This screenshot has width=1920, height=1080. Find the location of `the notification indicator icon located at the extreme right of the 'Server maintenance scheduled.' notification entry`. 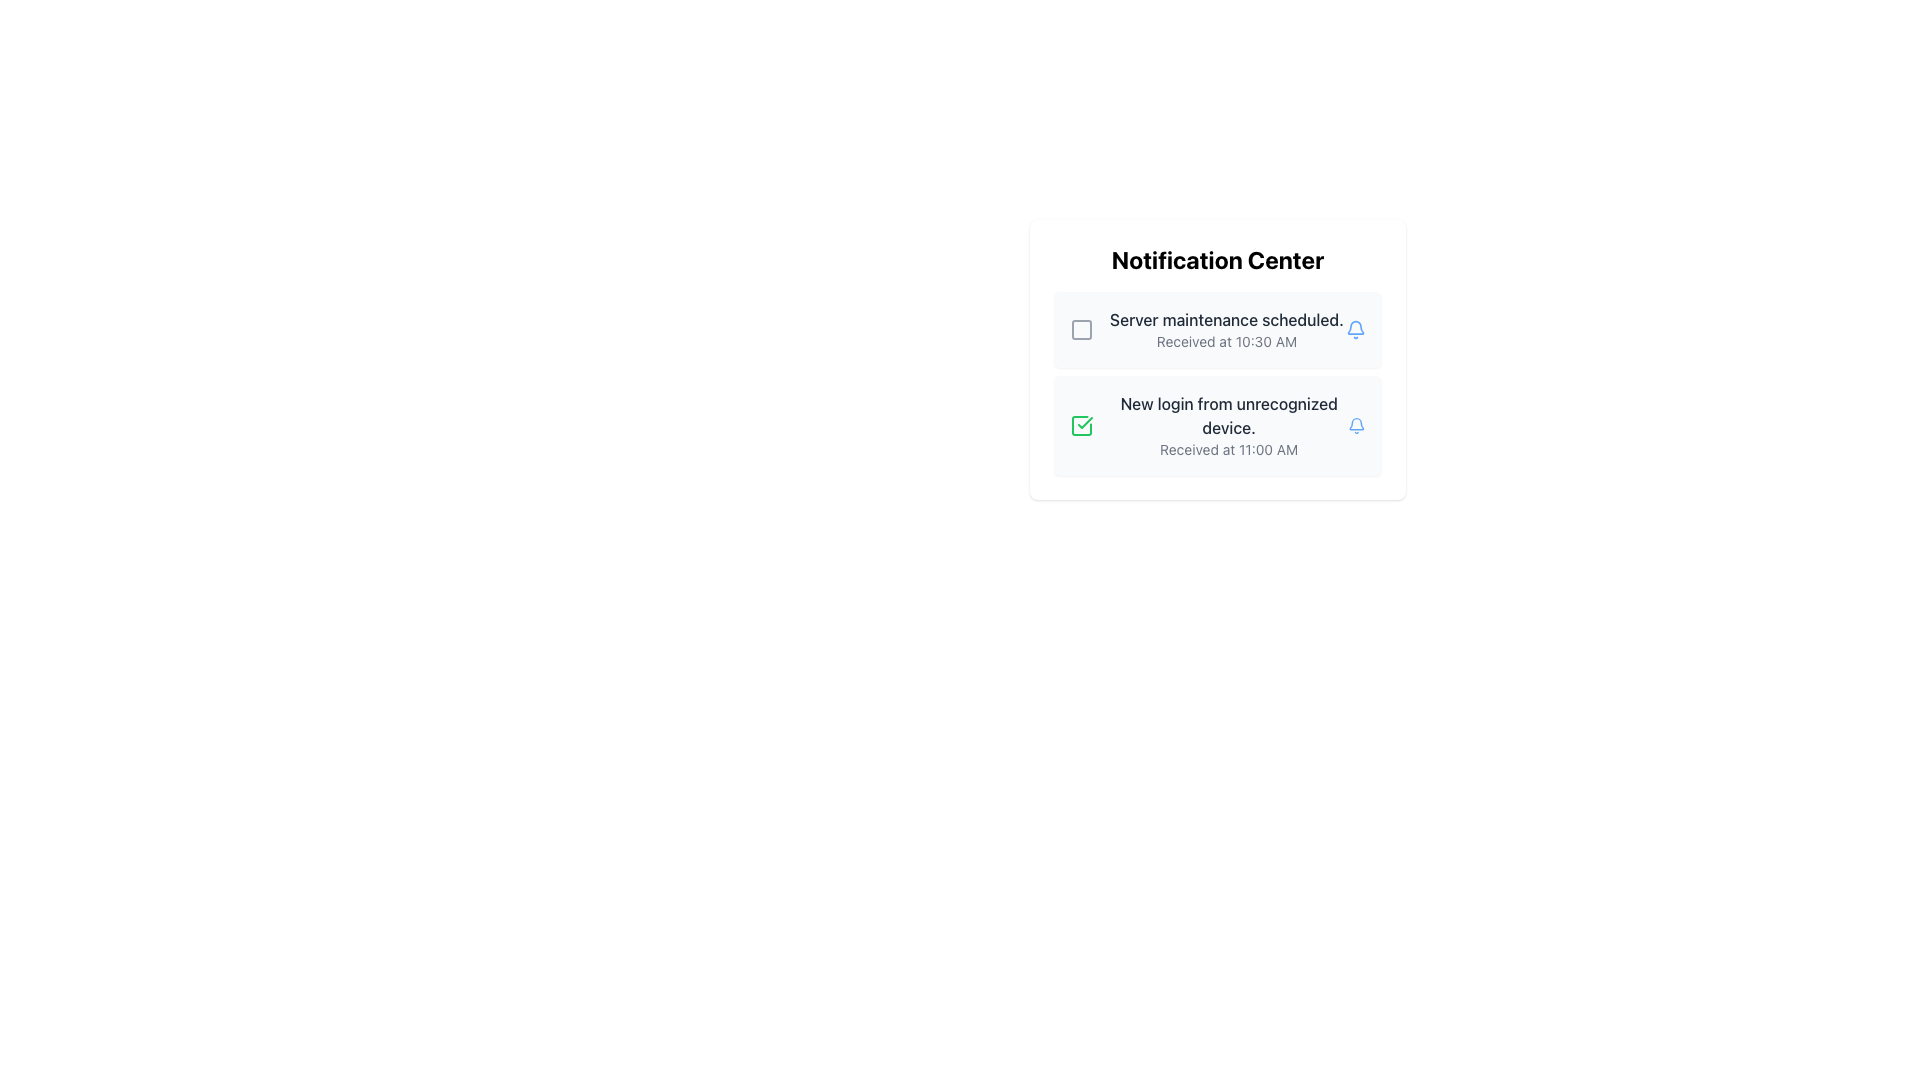

the notification indicator icon located at the extreme right of the 'Server maintenance scheduled.' notification entry is located at coordinates (1356, 329).